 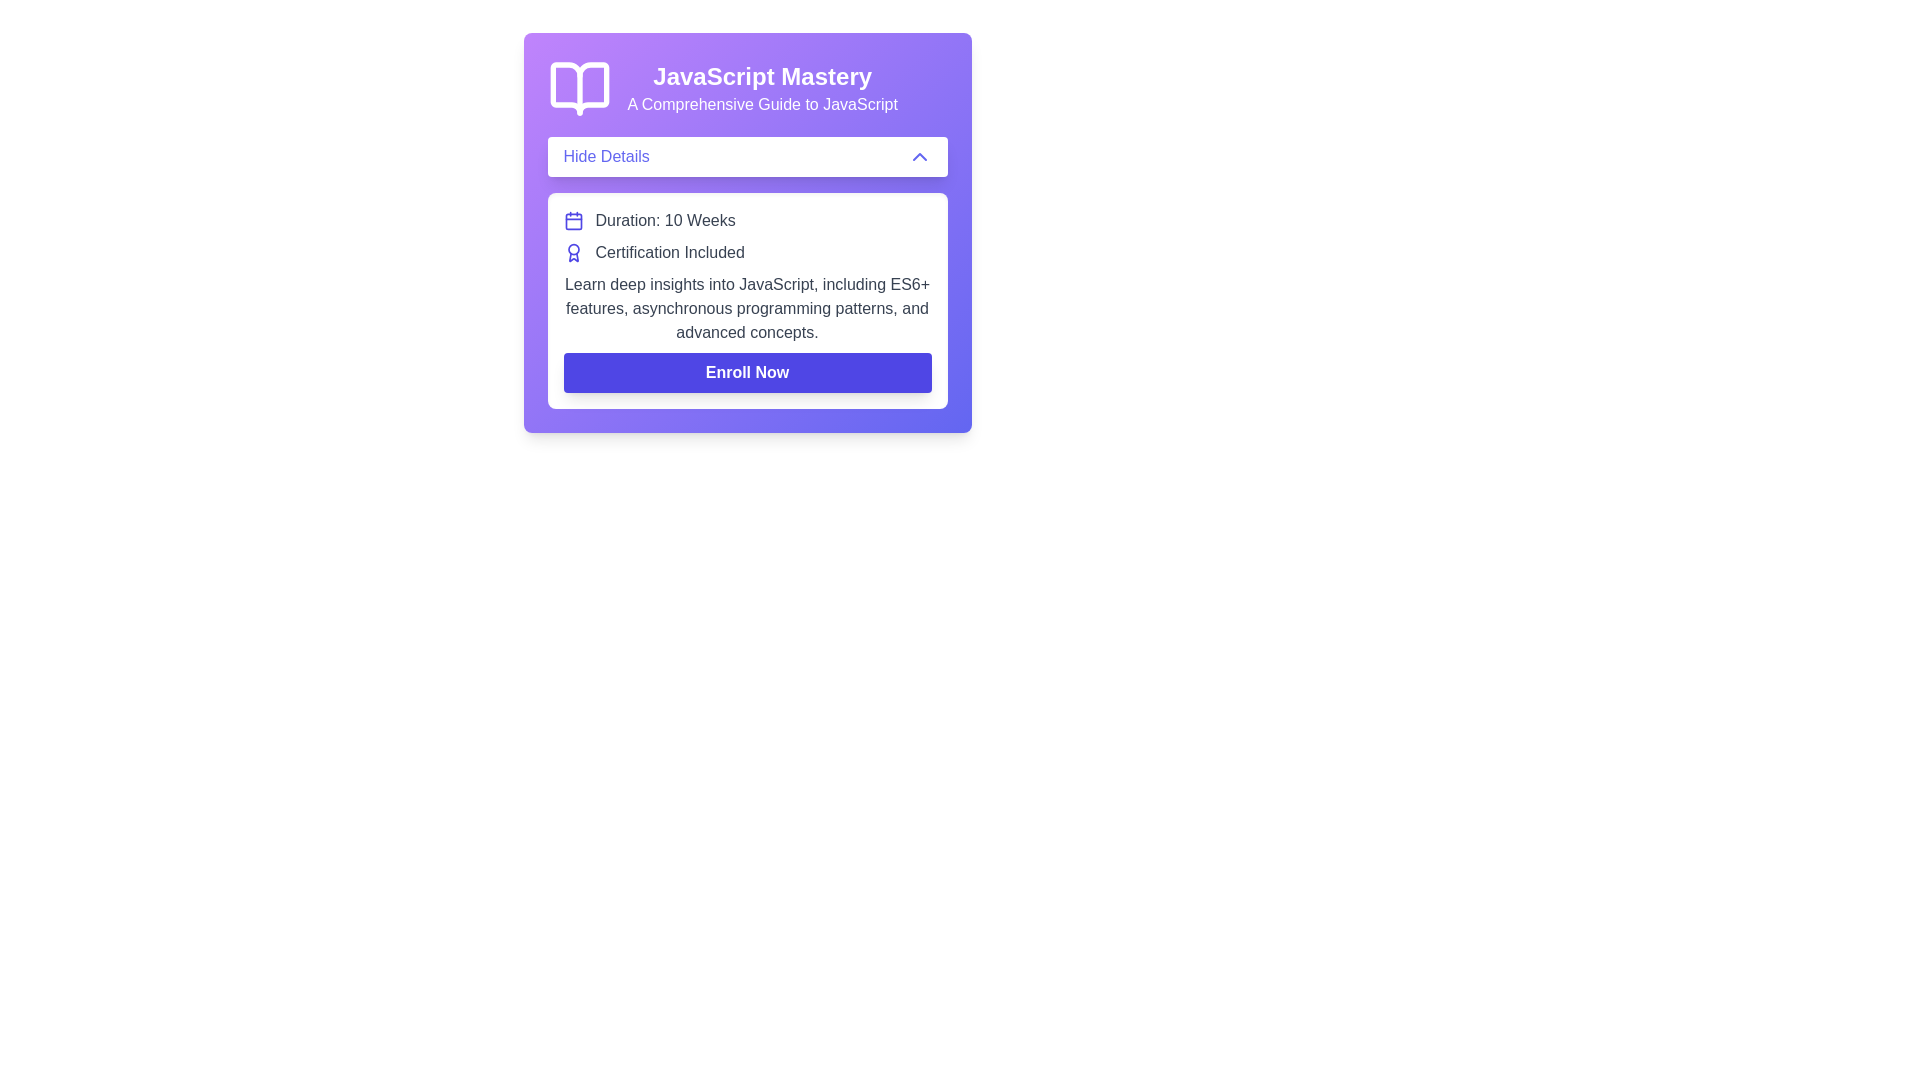 What do you see at coordinates (578, 87) in the screenshot?
I see `the decorative icon representing 'JavaScript Mastery' located in the top-left corner of the card interface` at bounding box center [578, 87].